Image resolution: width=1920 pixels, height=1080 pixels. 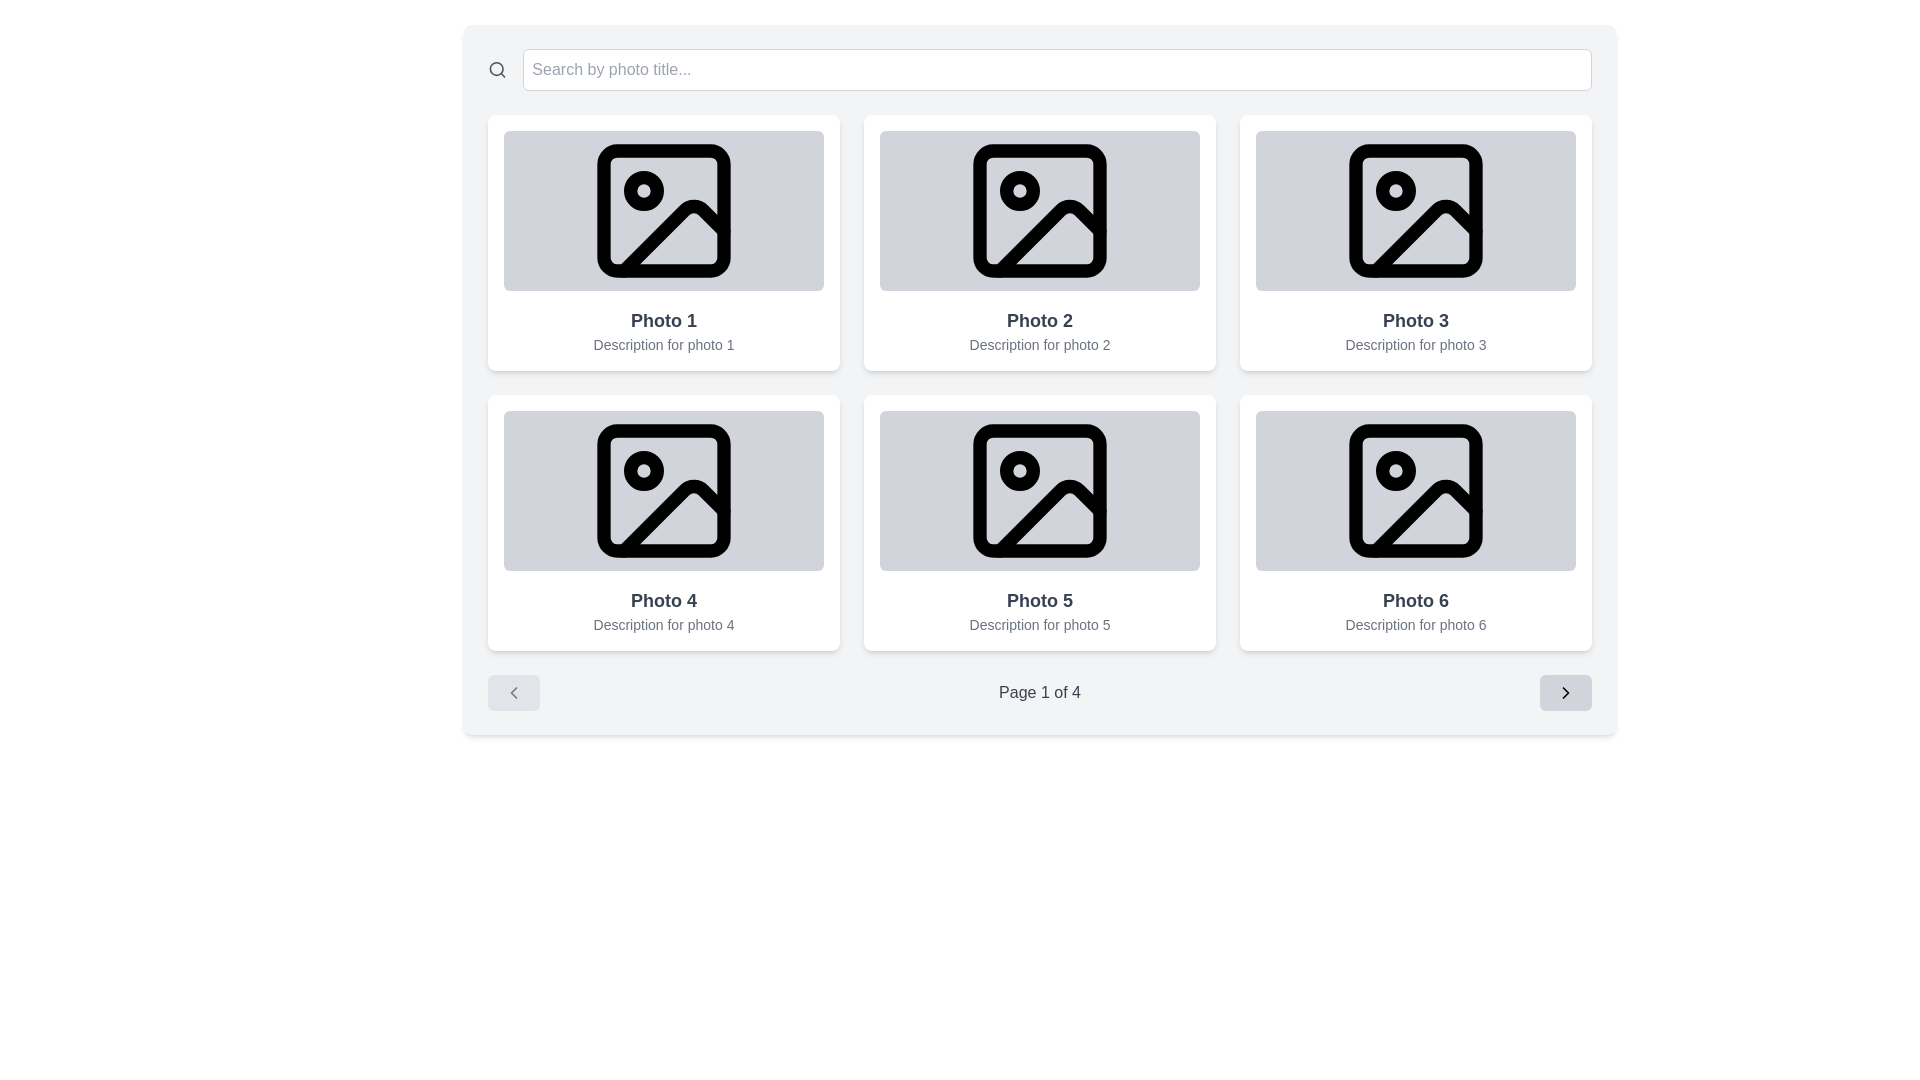 I want to click on the right-pointing chevron icon located in the bottom-right corner of the main interface, so click(x=1564, y=692).